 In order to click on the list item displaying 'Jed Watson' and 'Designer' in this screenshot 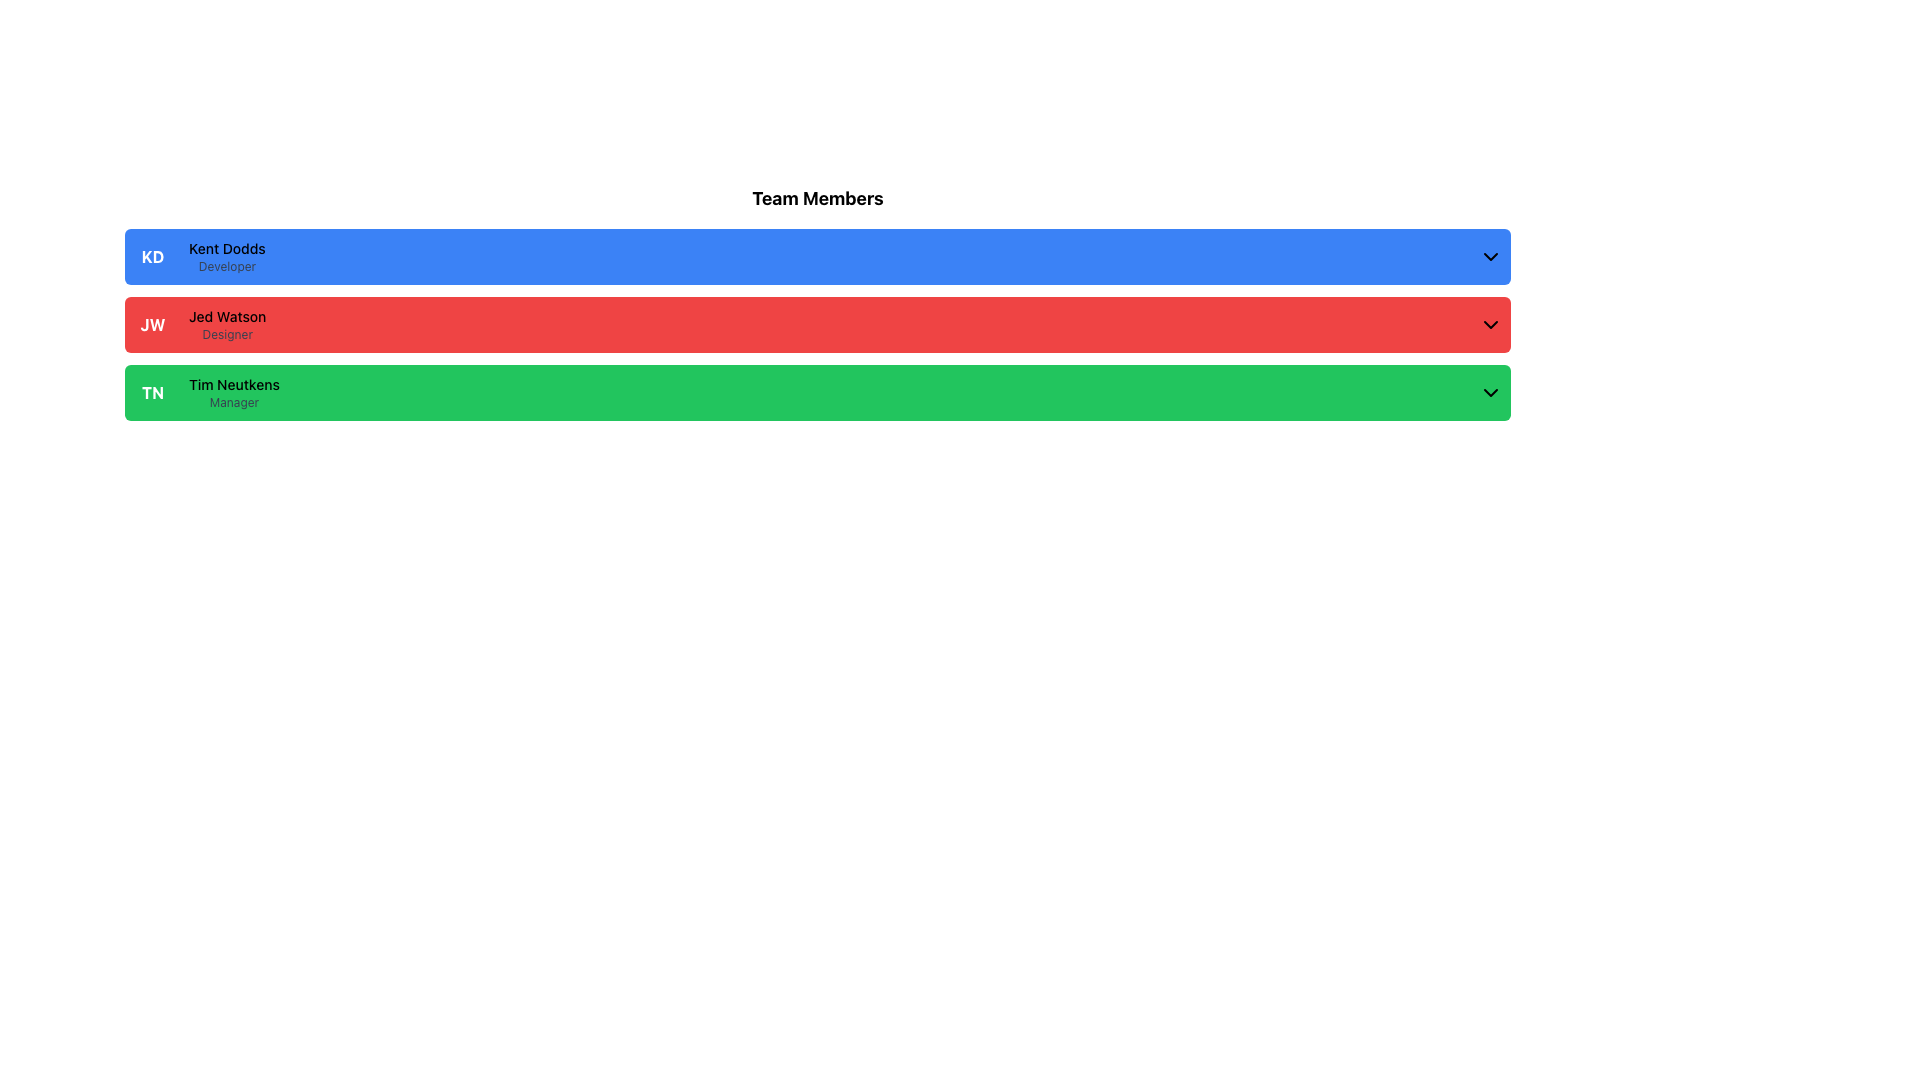, I will do `click(227, 323)`.